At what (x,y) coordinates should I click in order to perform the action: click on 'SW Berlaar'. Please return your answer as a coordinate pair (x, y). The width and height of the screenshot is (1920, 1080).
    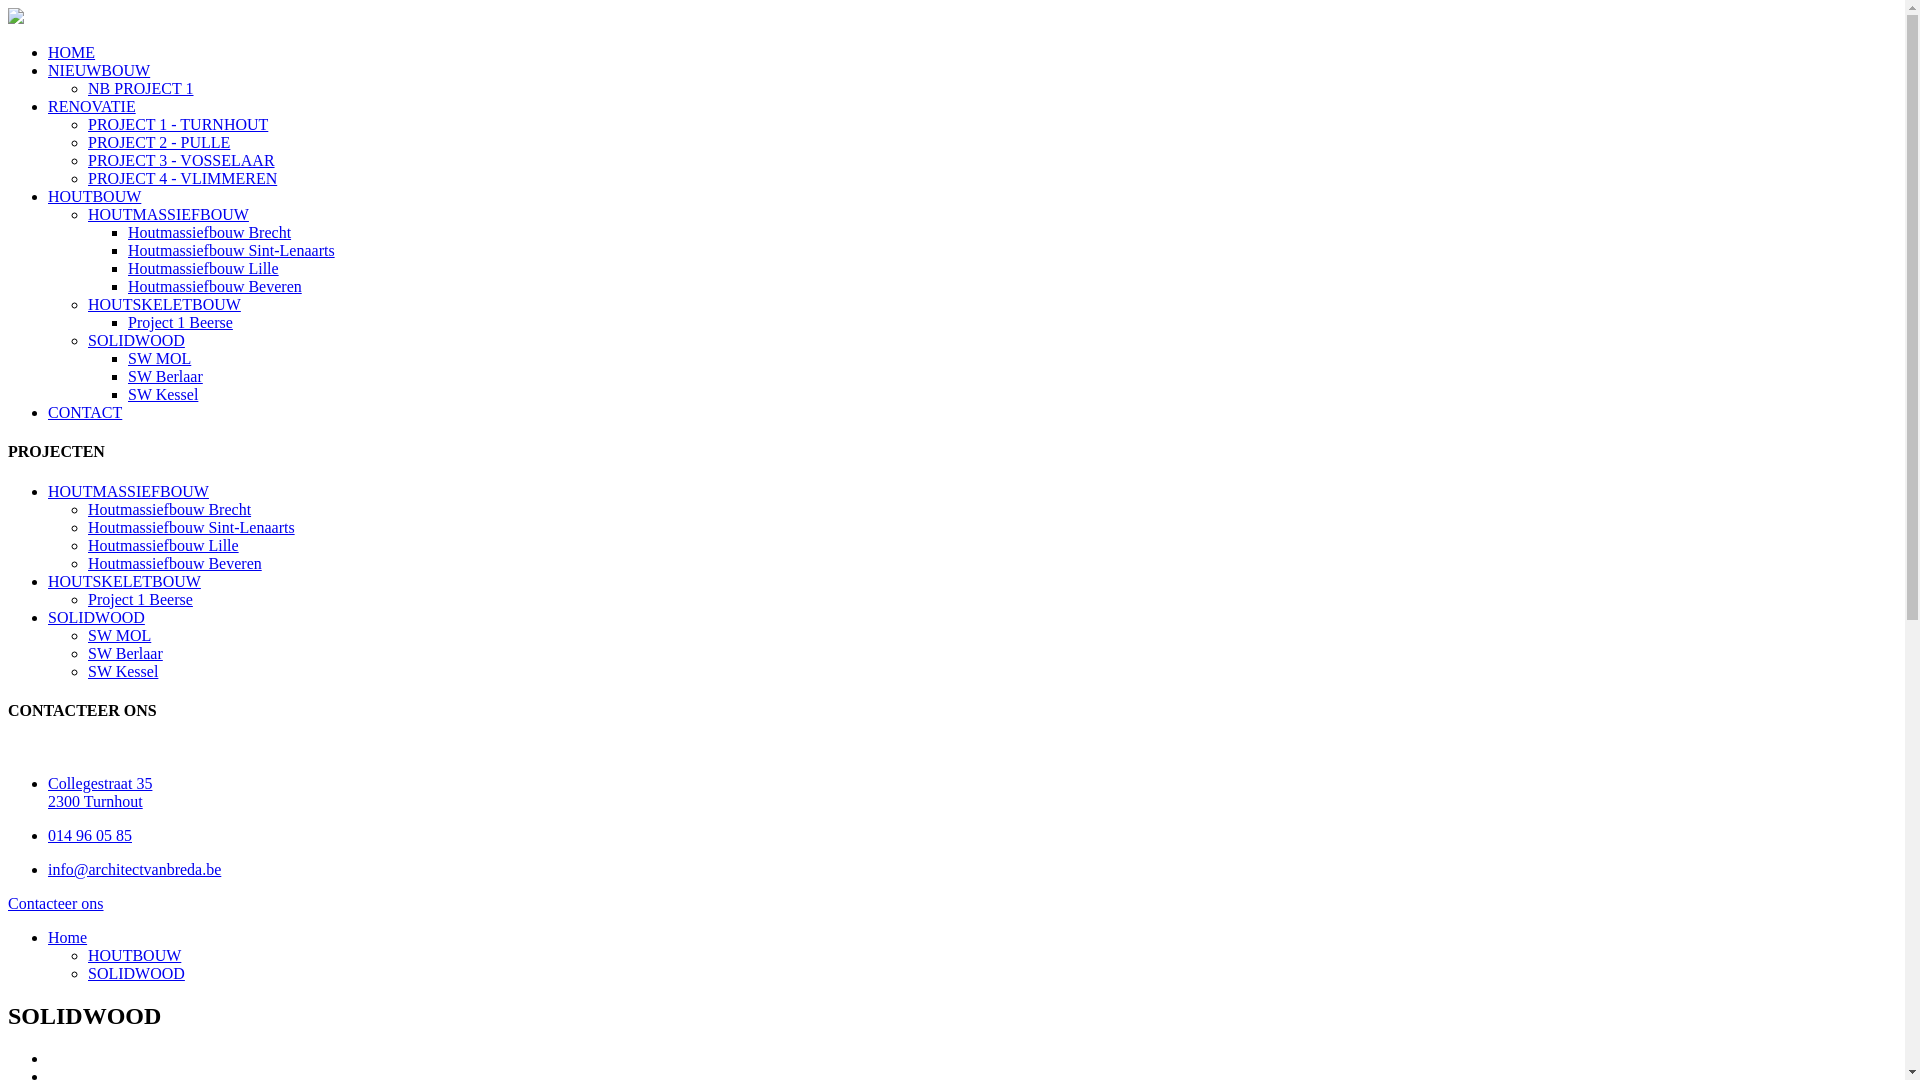
    Looking at the image, I should click on (124, 653).